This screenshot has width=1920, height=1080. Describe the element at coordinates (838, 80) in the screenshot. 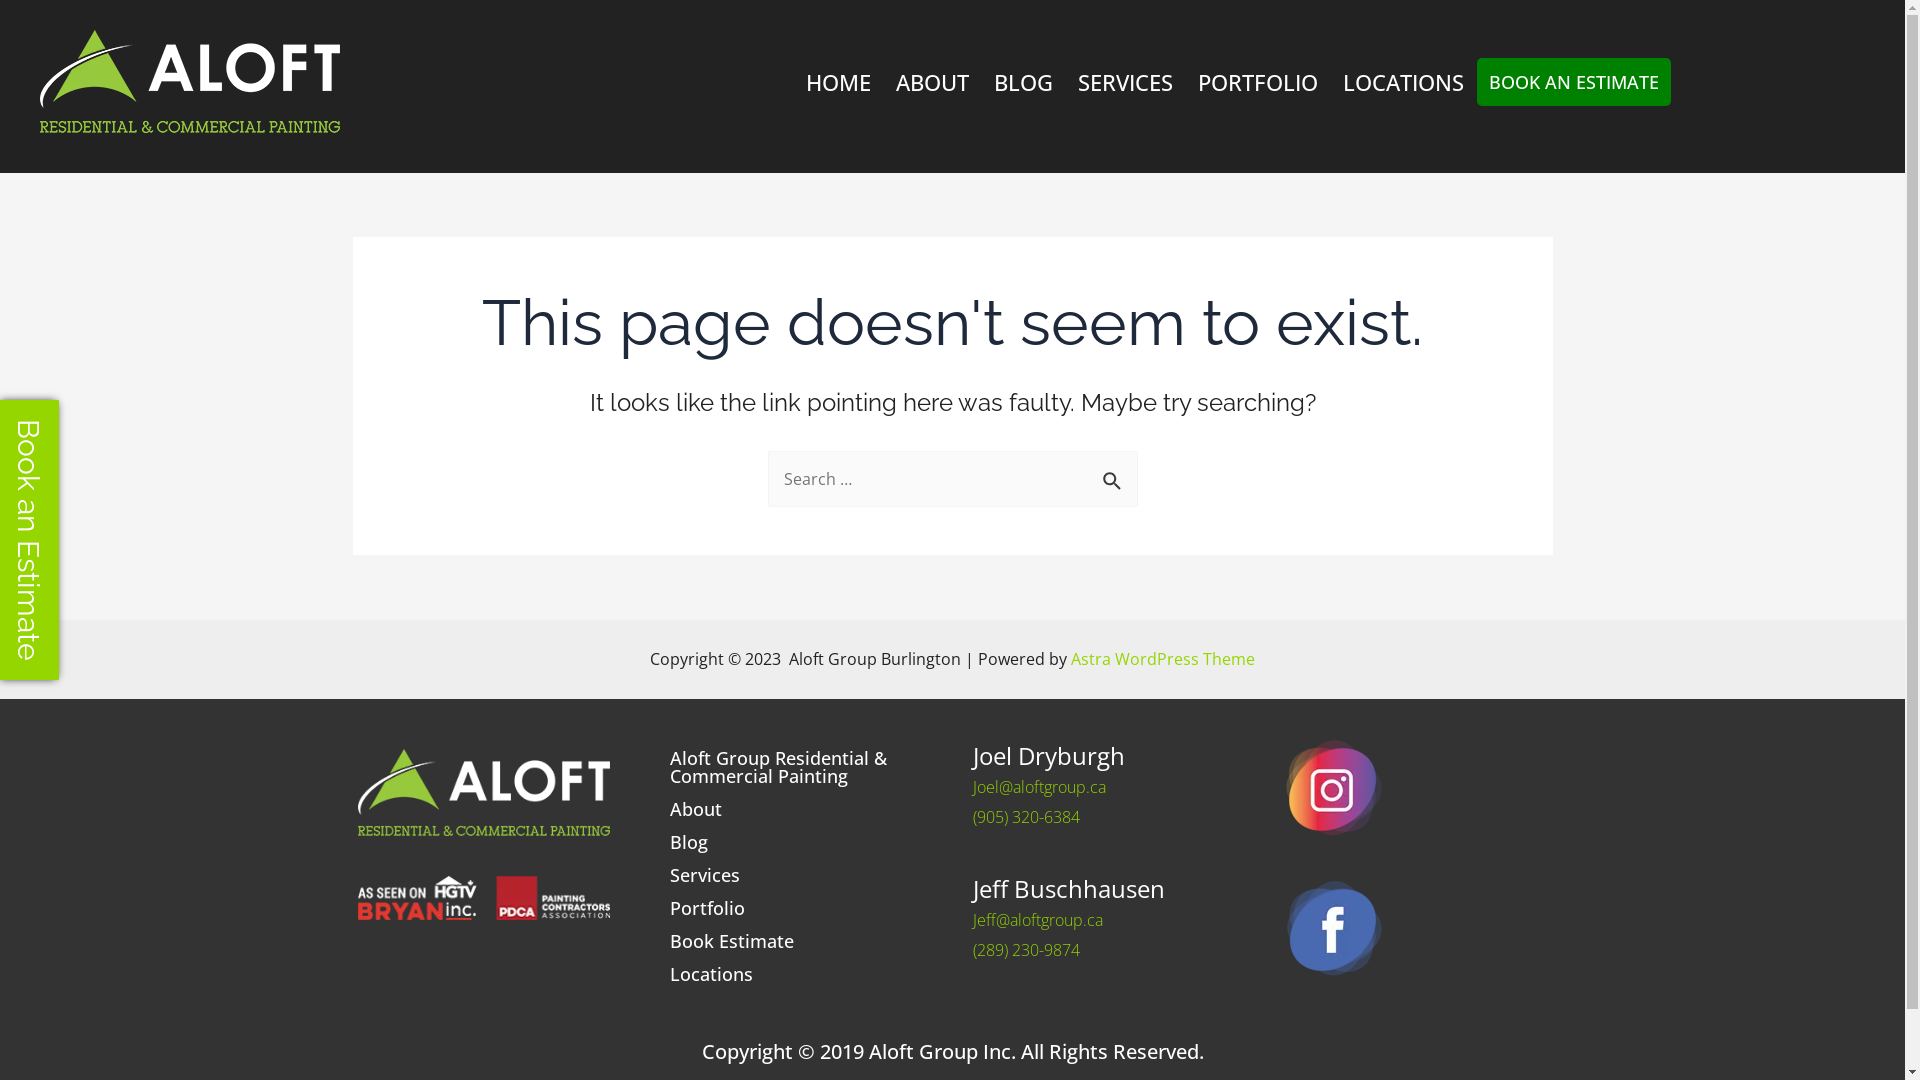

I see `'HOME'` at that location.